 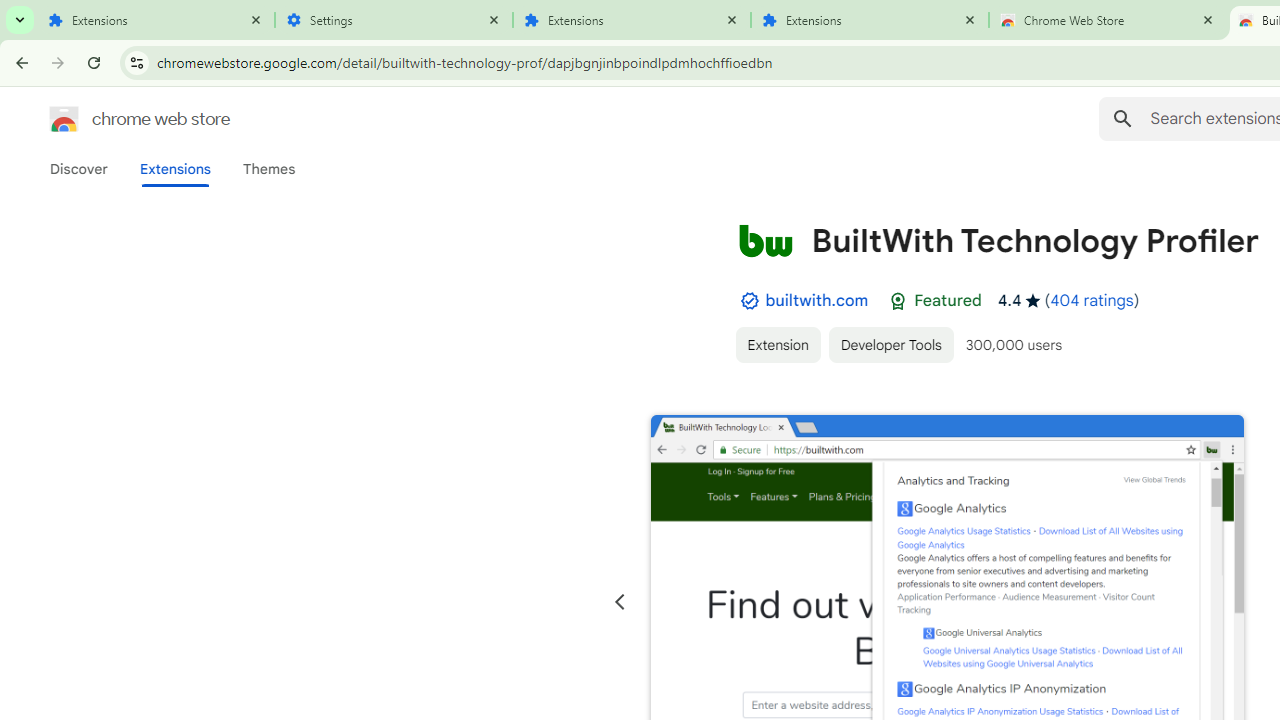 I want to click on 'Chrome Web Store logo', so click(x=64, y=119).